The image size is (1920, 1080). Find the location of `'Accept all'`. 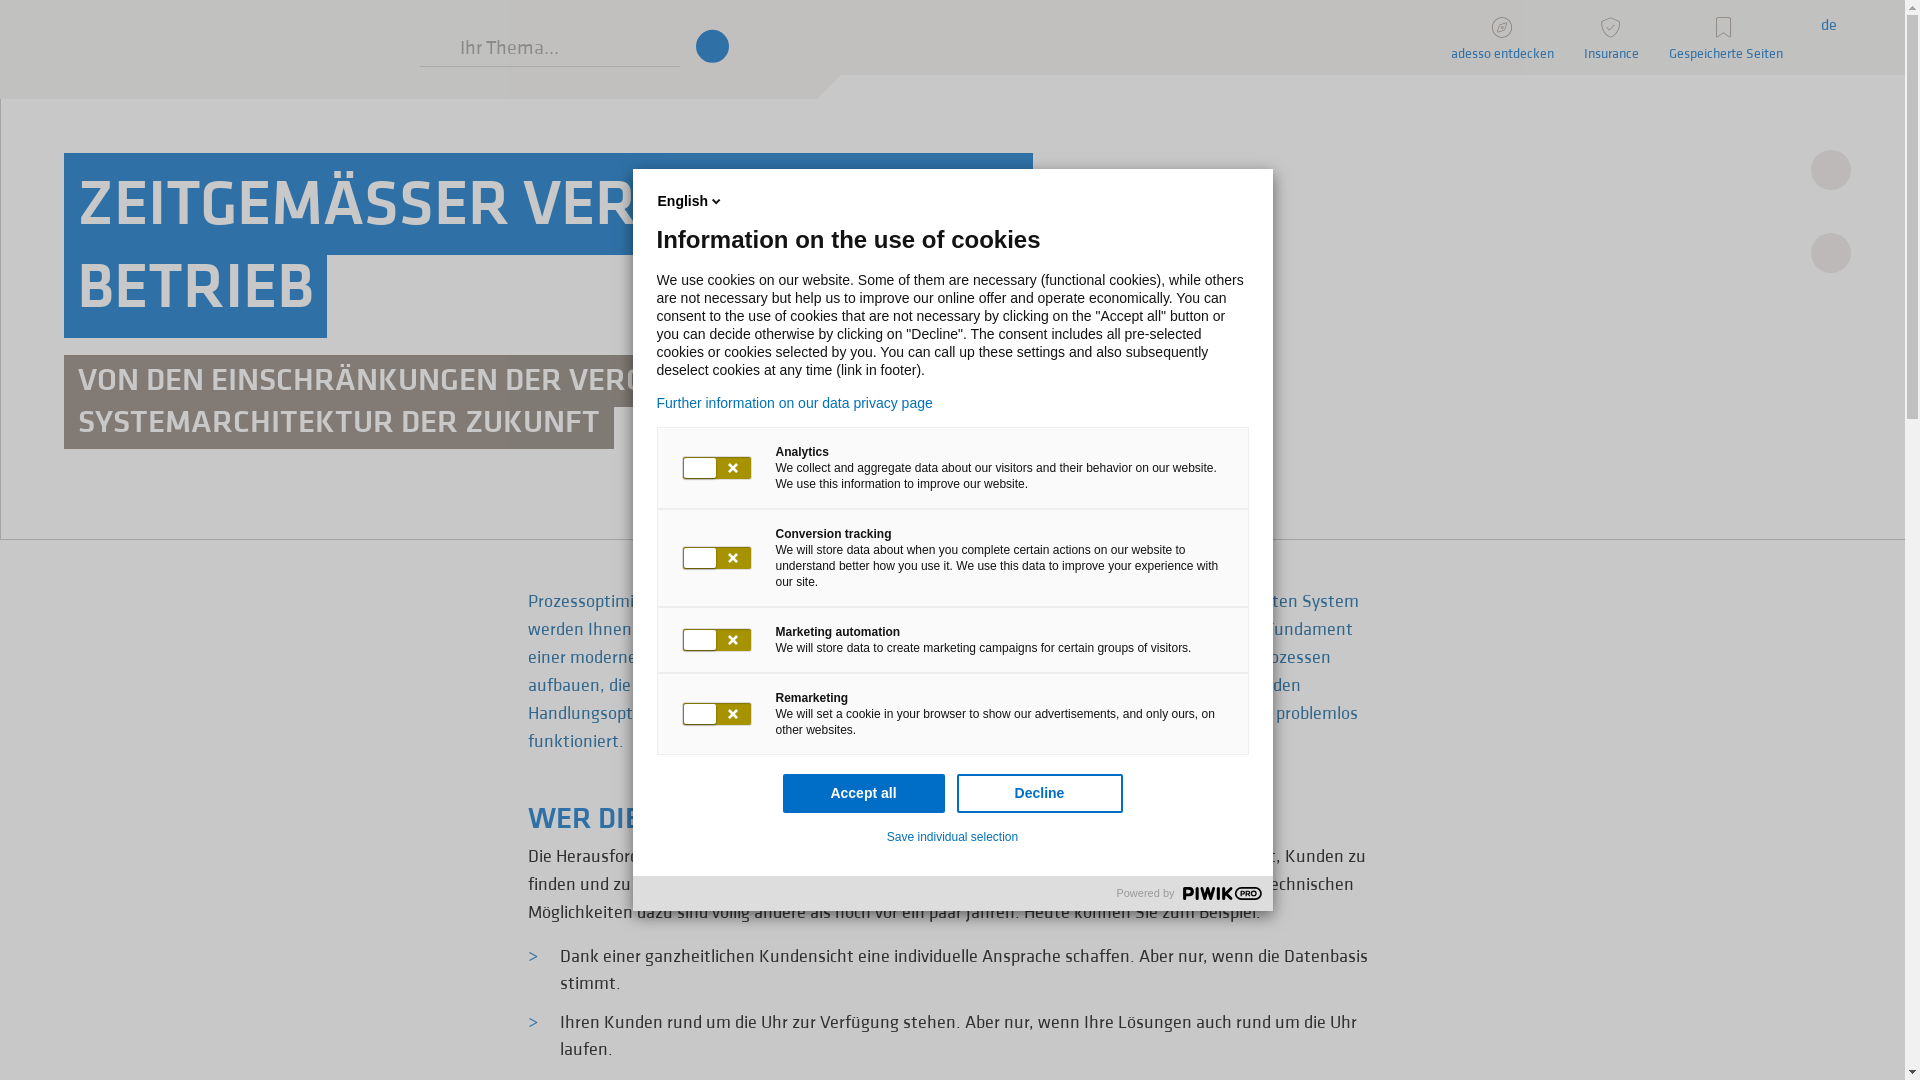

'Accept all' is located at coordinates (863, 792).